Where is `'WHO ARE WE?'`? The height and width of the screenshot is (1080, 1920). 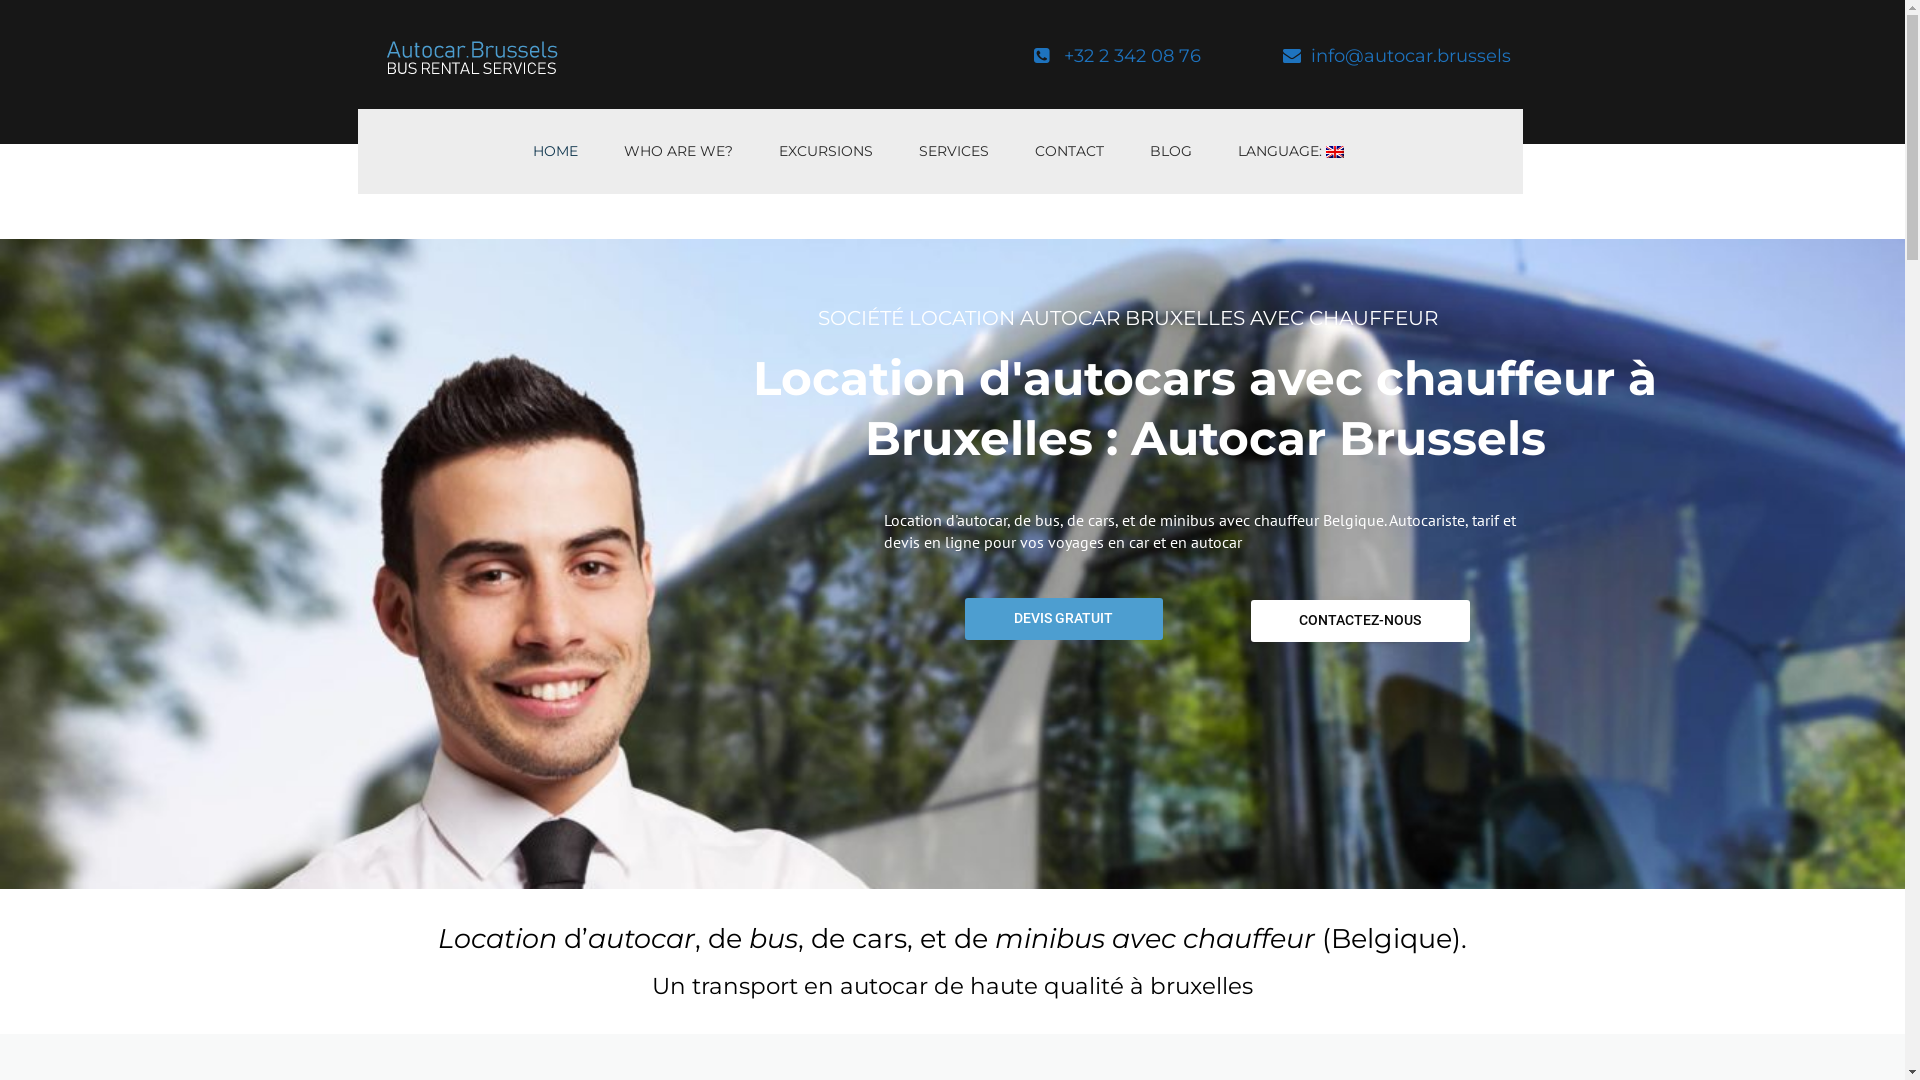
'WHO ARE WE?' is located at coordinates (600, 150).